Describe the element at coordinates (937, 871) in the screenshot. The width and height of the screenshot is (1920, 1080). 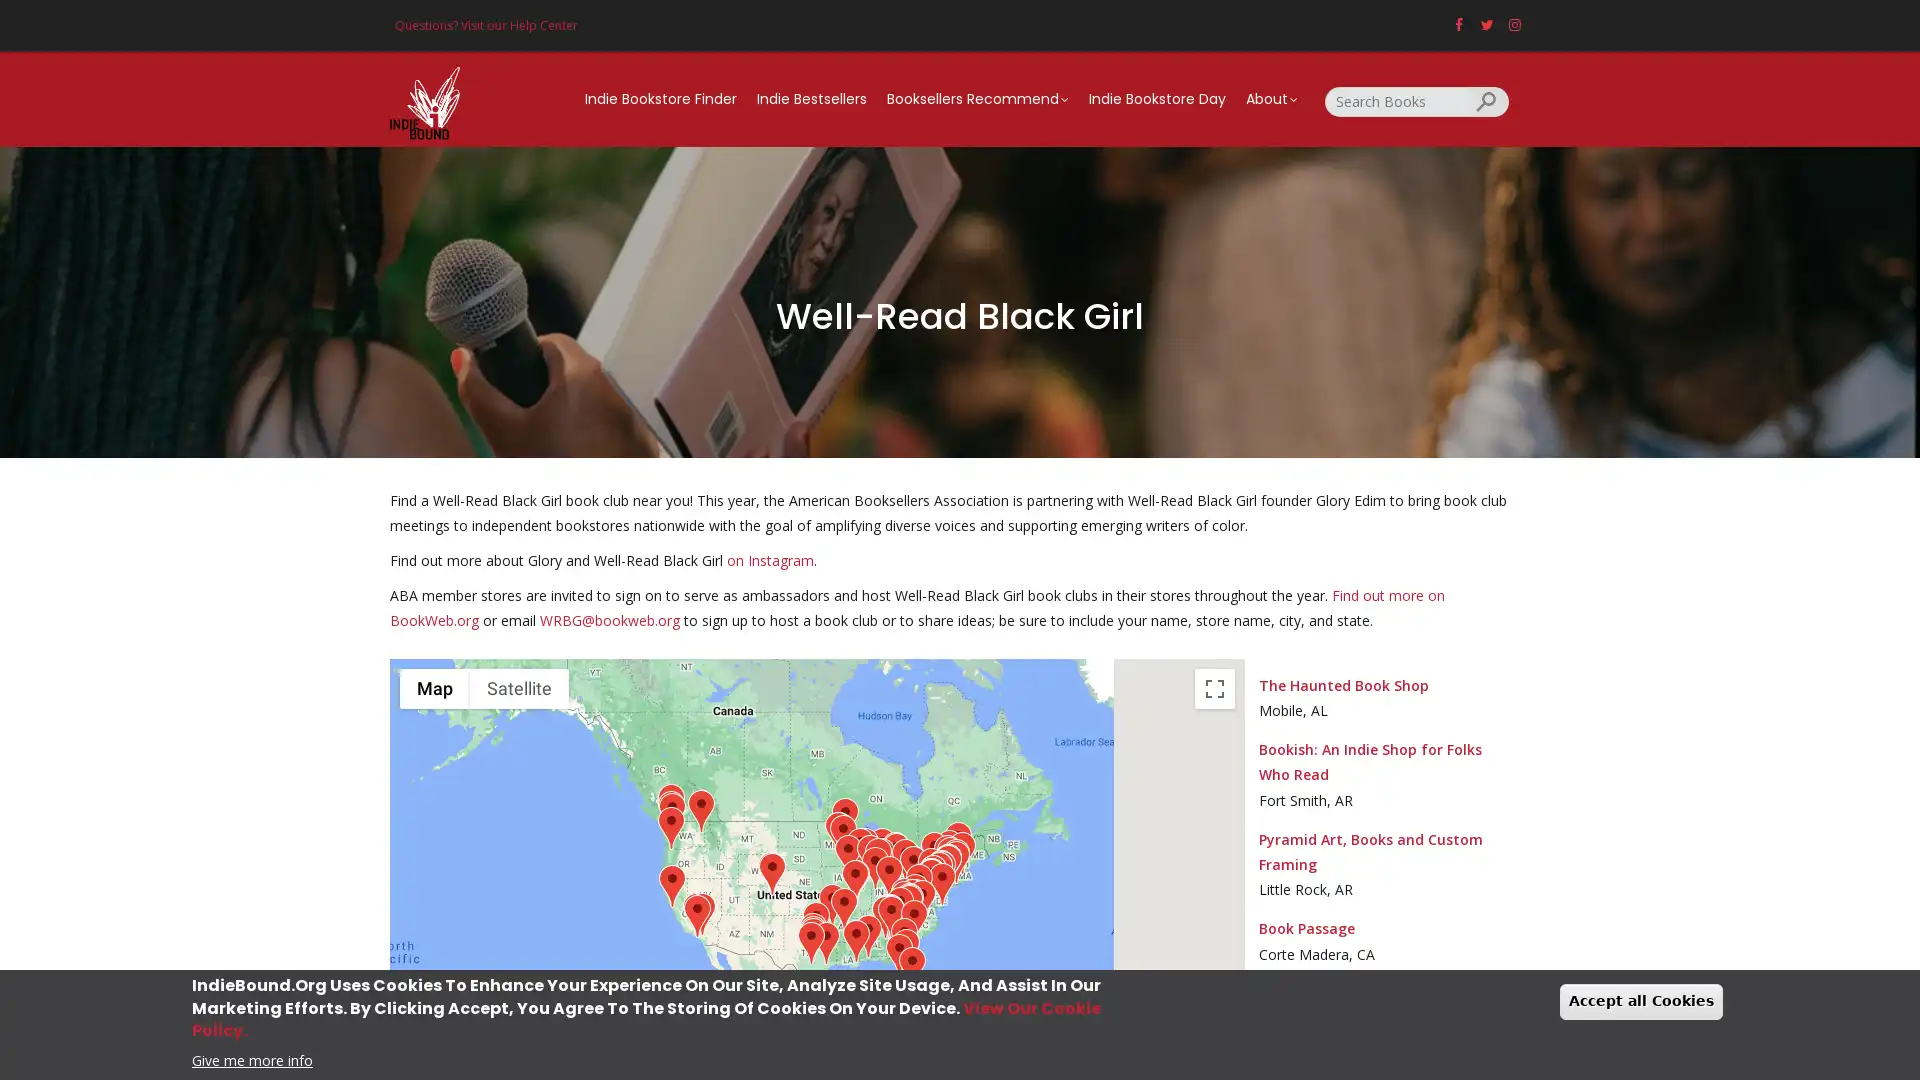
I see `Books & Bagels` at that location.